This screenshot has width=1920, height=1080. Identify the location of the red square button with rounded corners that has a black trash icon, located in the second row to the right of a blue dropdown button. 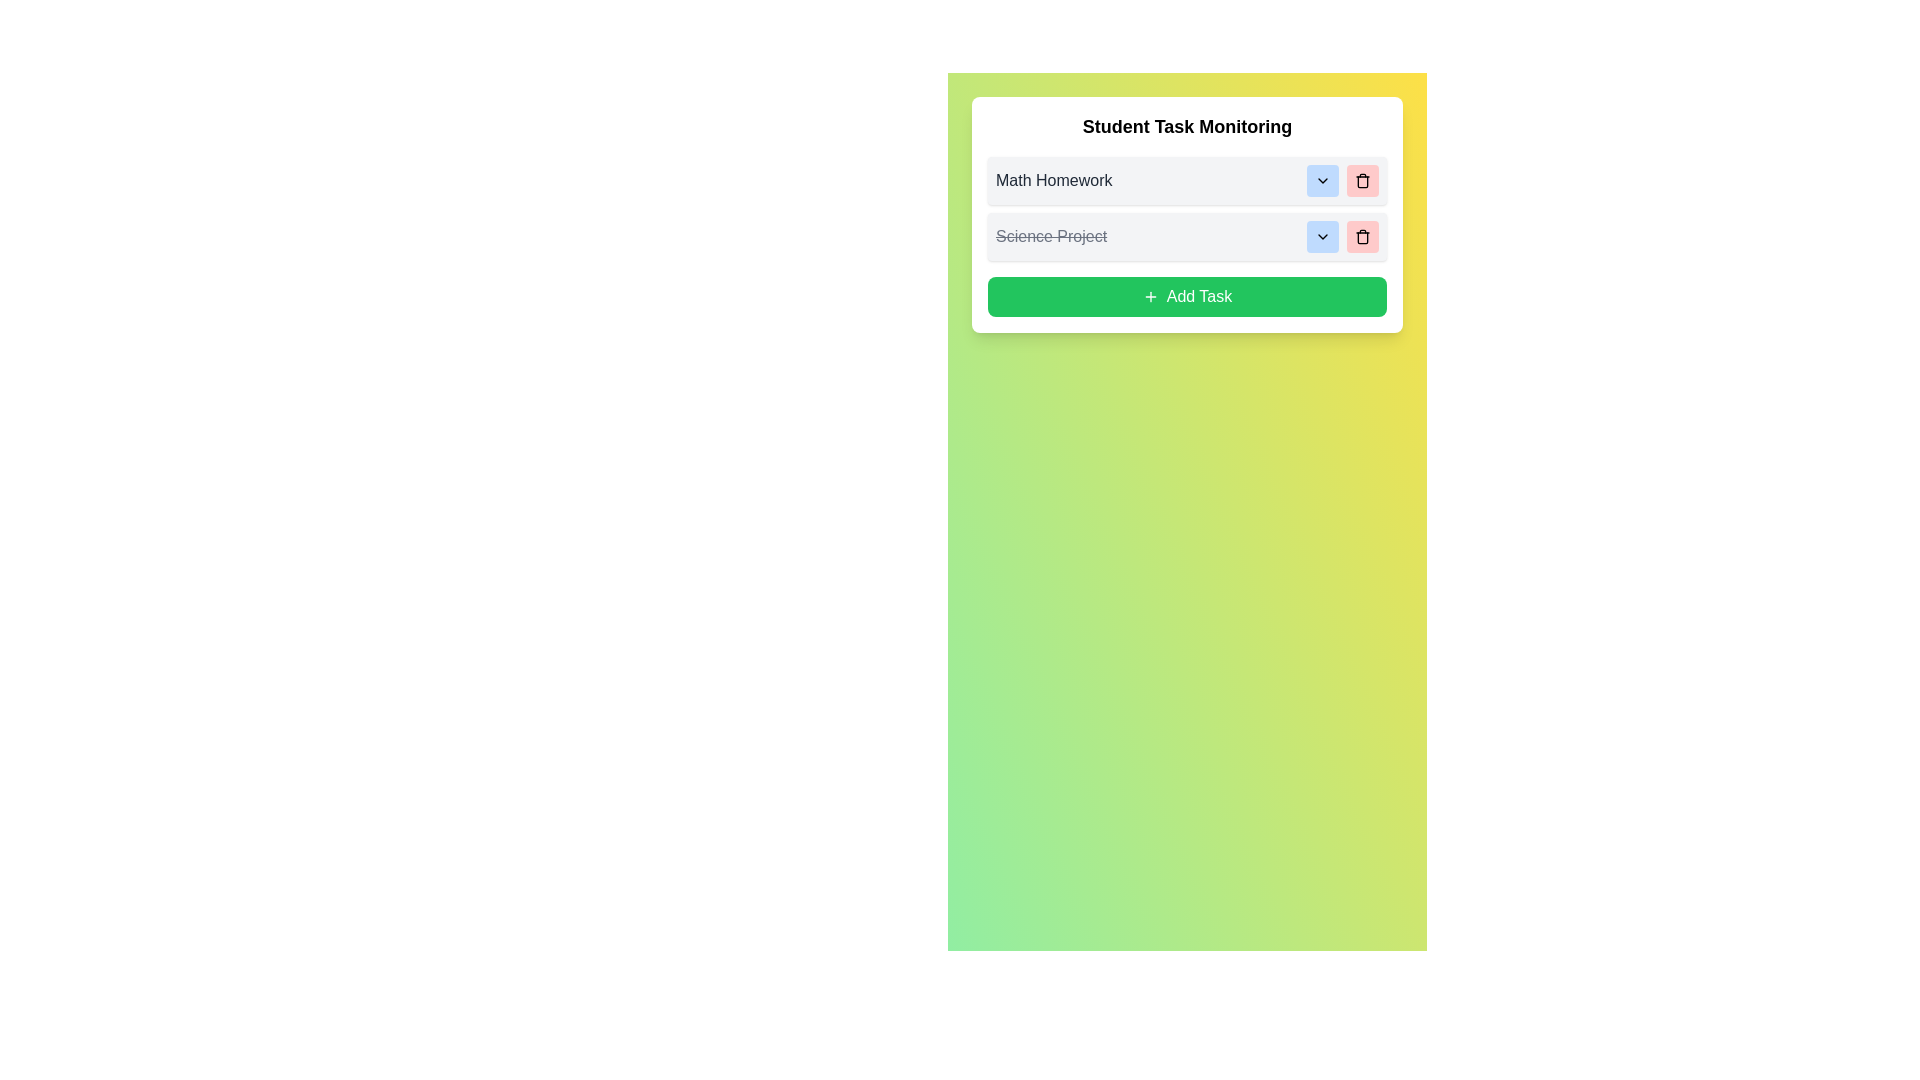
(1362, 235).